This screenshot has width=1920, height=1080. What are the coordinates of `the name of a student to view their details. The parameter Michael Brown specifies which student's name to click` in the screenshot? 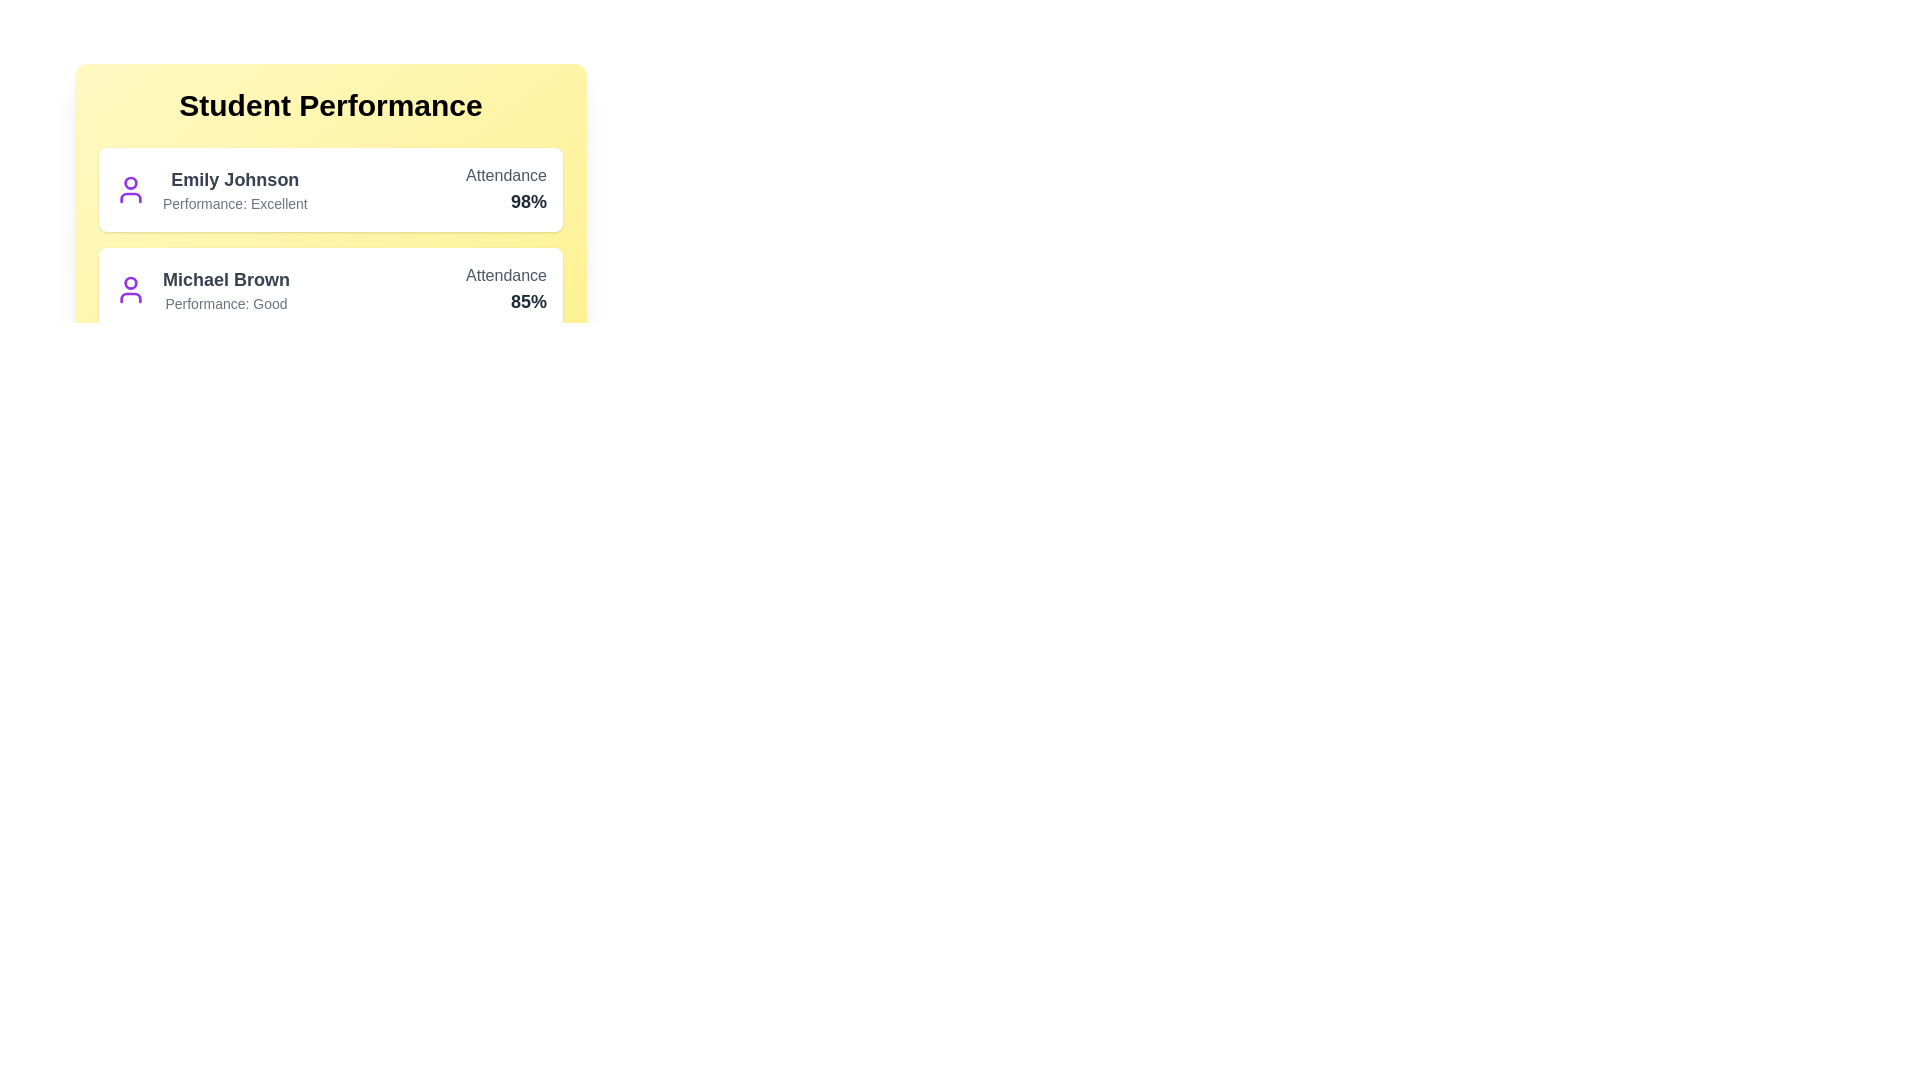 It's located at (225, 280).